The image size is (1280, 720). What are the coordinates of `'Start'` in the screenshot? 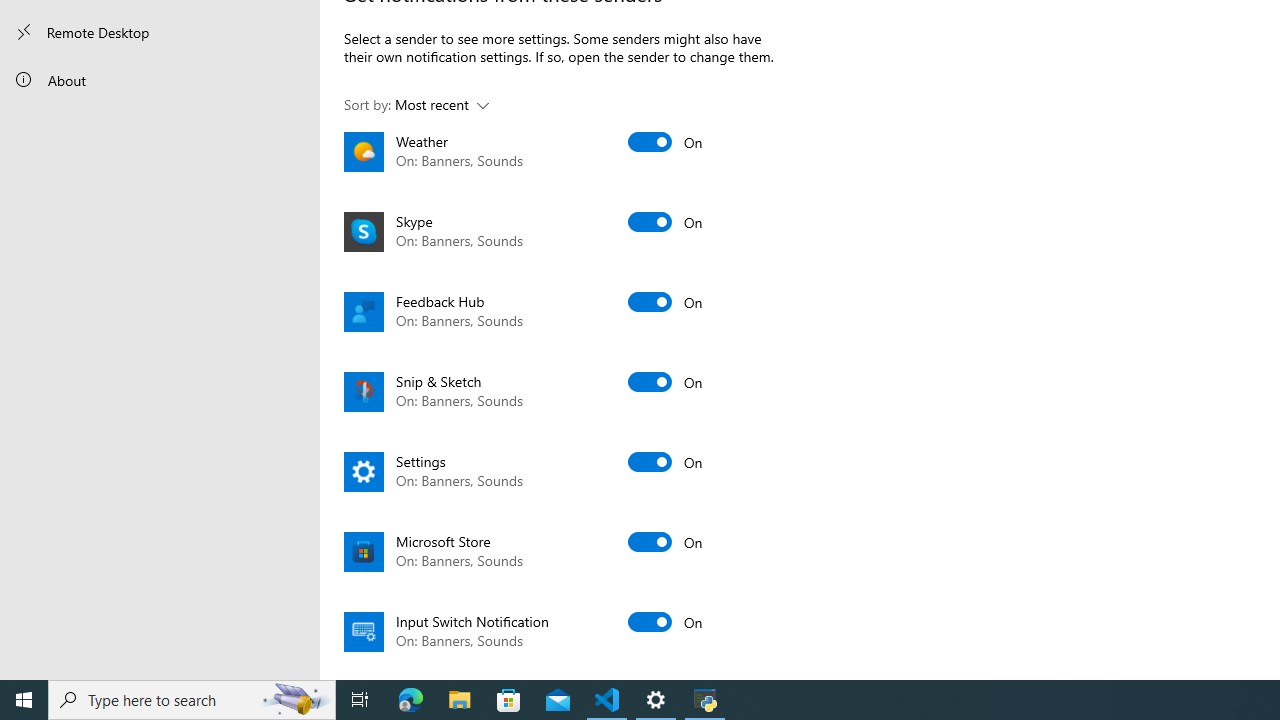 It's located at (24, 698).